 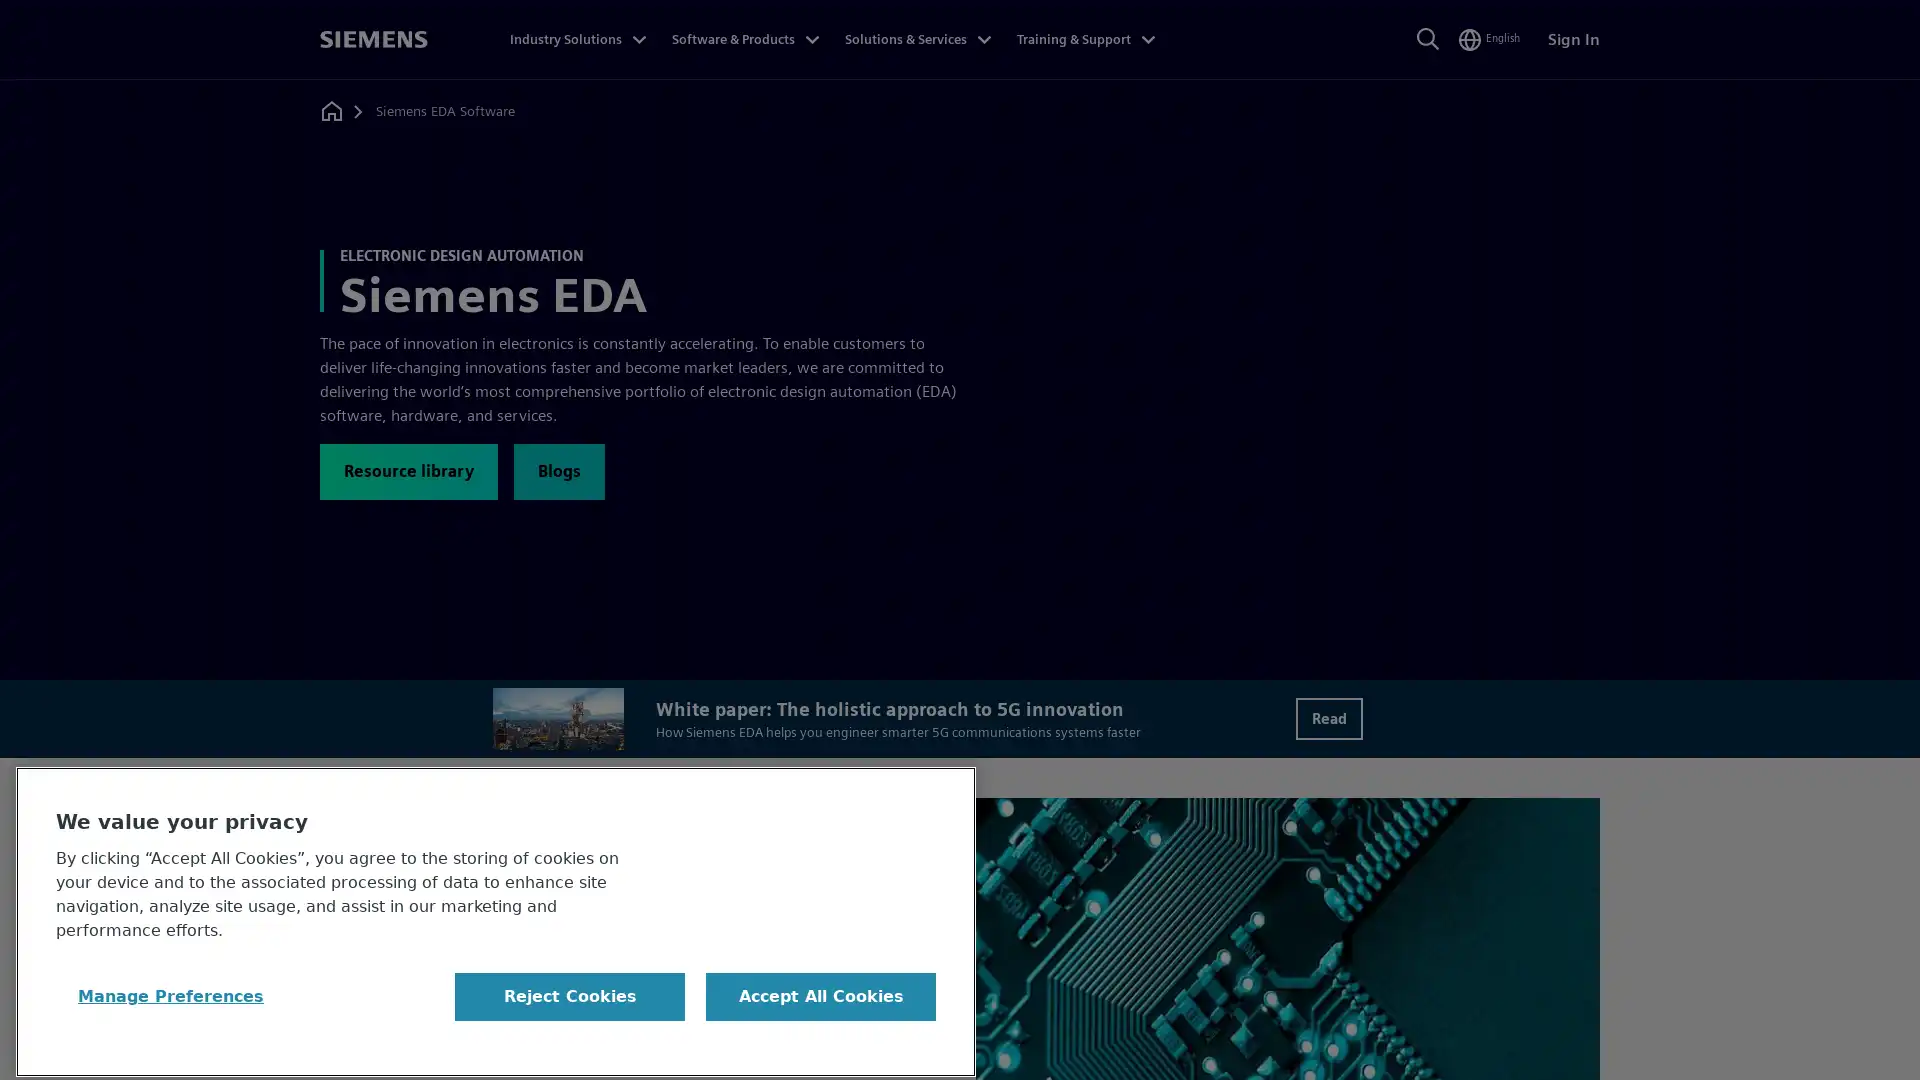 What do you see at coordinates (171, 982) in the screenshot?
I see `Manage Preferences` at bounding box center [171, 982].